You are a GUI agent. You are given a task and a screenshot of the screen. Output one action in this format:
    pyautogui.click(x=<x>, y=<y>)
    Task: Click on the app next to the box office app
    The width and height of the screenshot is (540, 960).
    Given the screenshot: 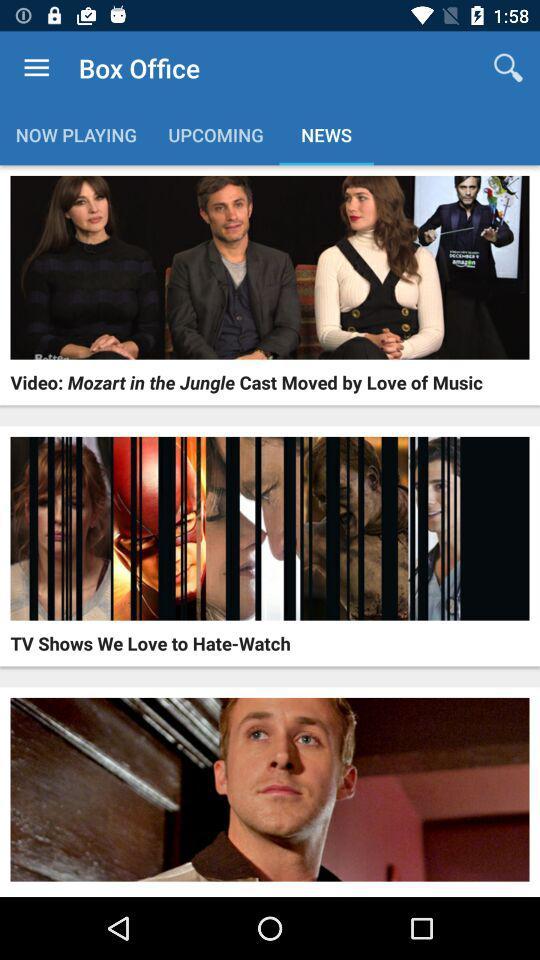 What is the action you would take?
    pyautogui.click(x=508, y=68)
    